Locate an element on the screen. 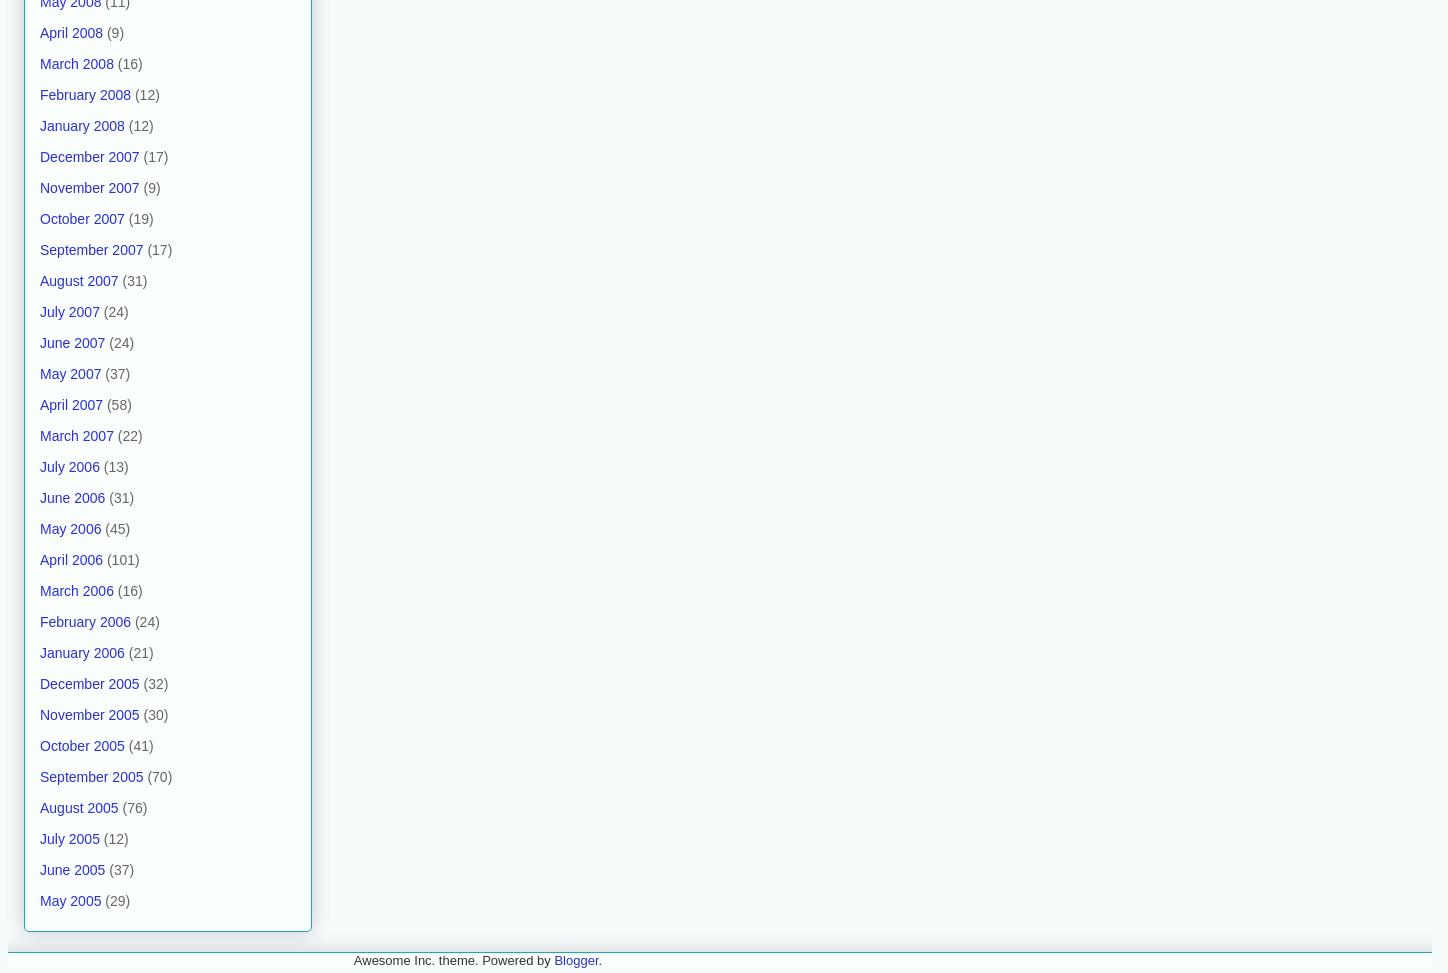 This screenshot has width=1448, height=973. 'July 2007' is located at coordinates (69, 310).